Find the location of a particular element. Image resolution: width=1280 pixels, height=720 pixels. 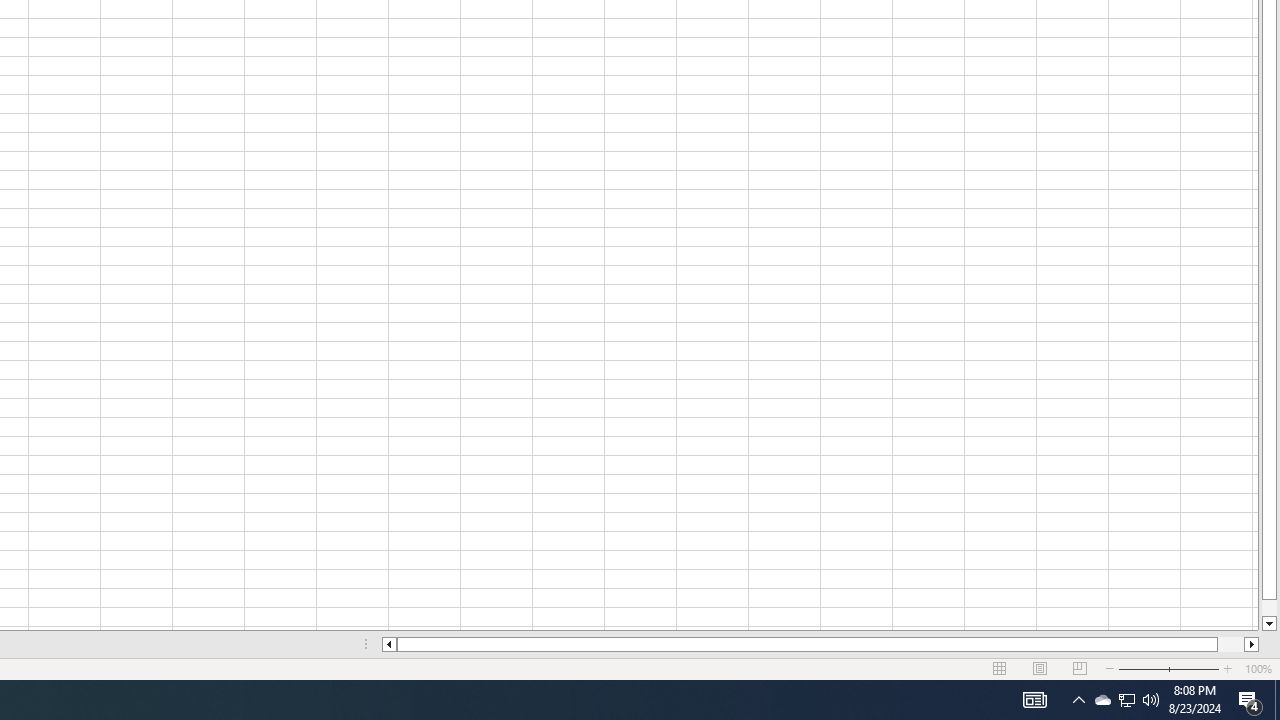

'Normal' is located at coordinates (1000, 669).